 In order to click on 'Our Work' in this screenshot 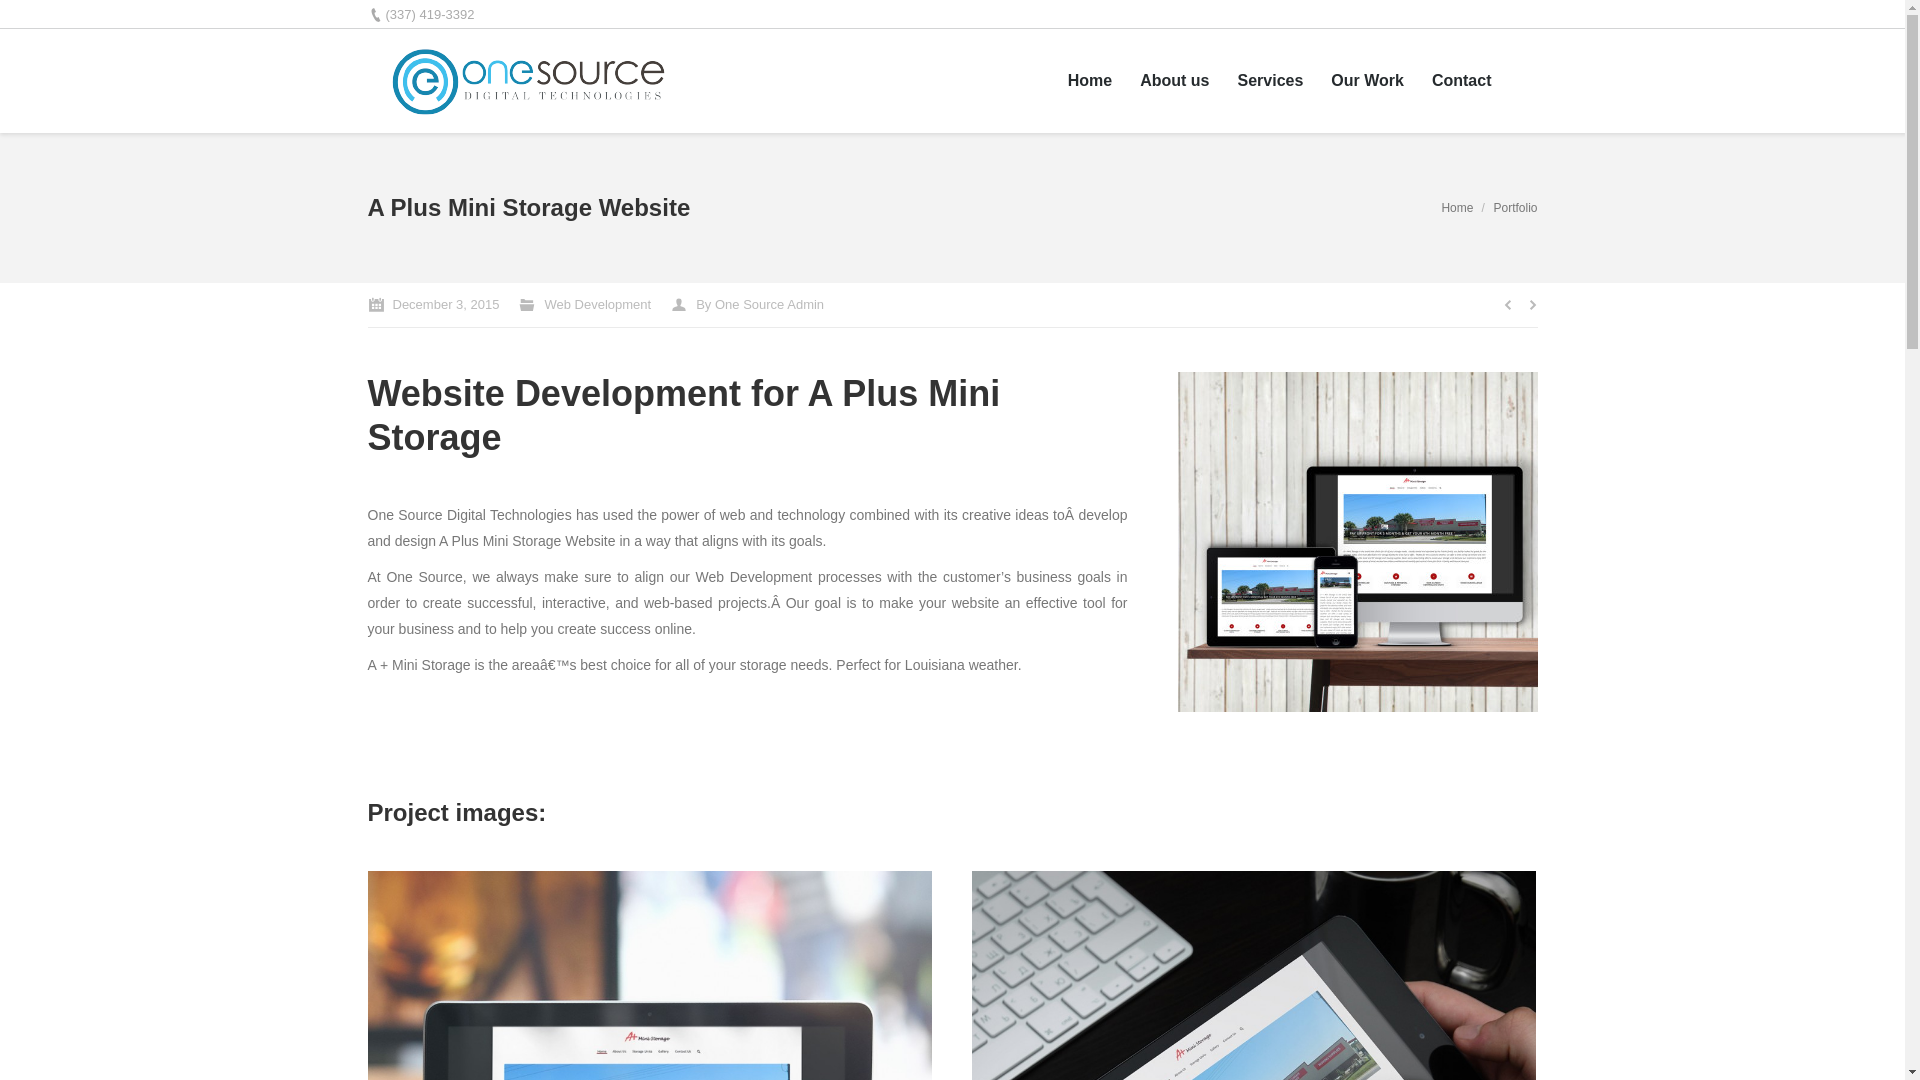, I will do `click(1366, 80)`.